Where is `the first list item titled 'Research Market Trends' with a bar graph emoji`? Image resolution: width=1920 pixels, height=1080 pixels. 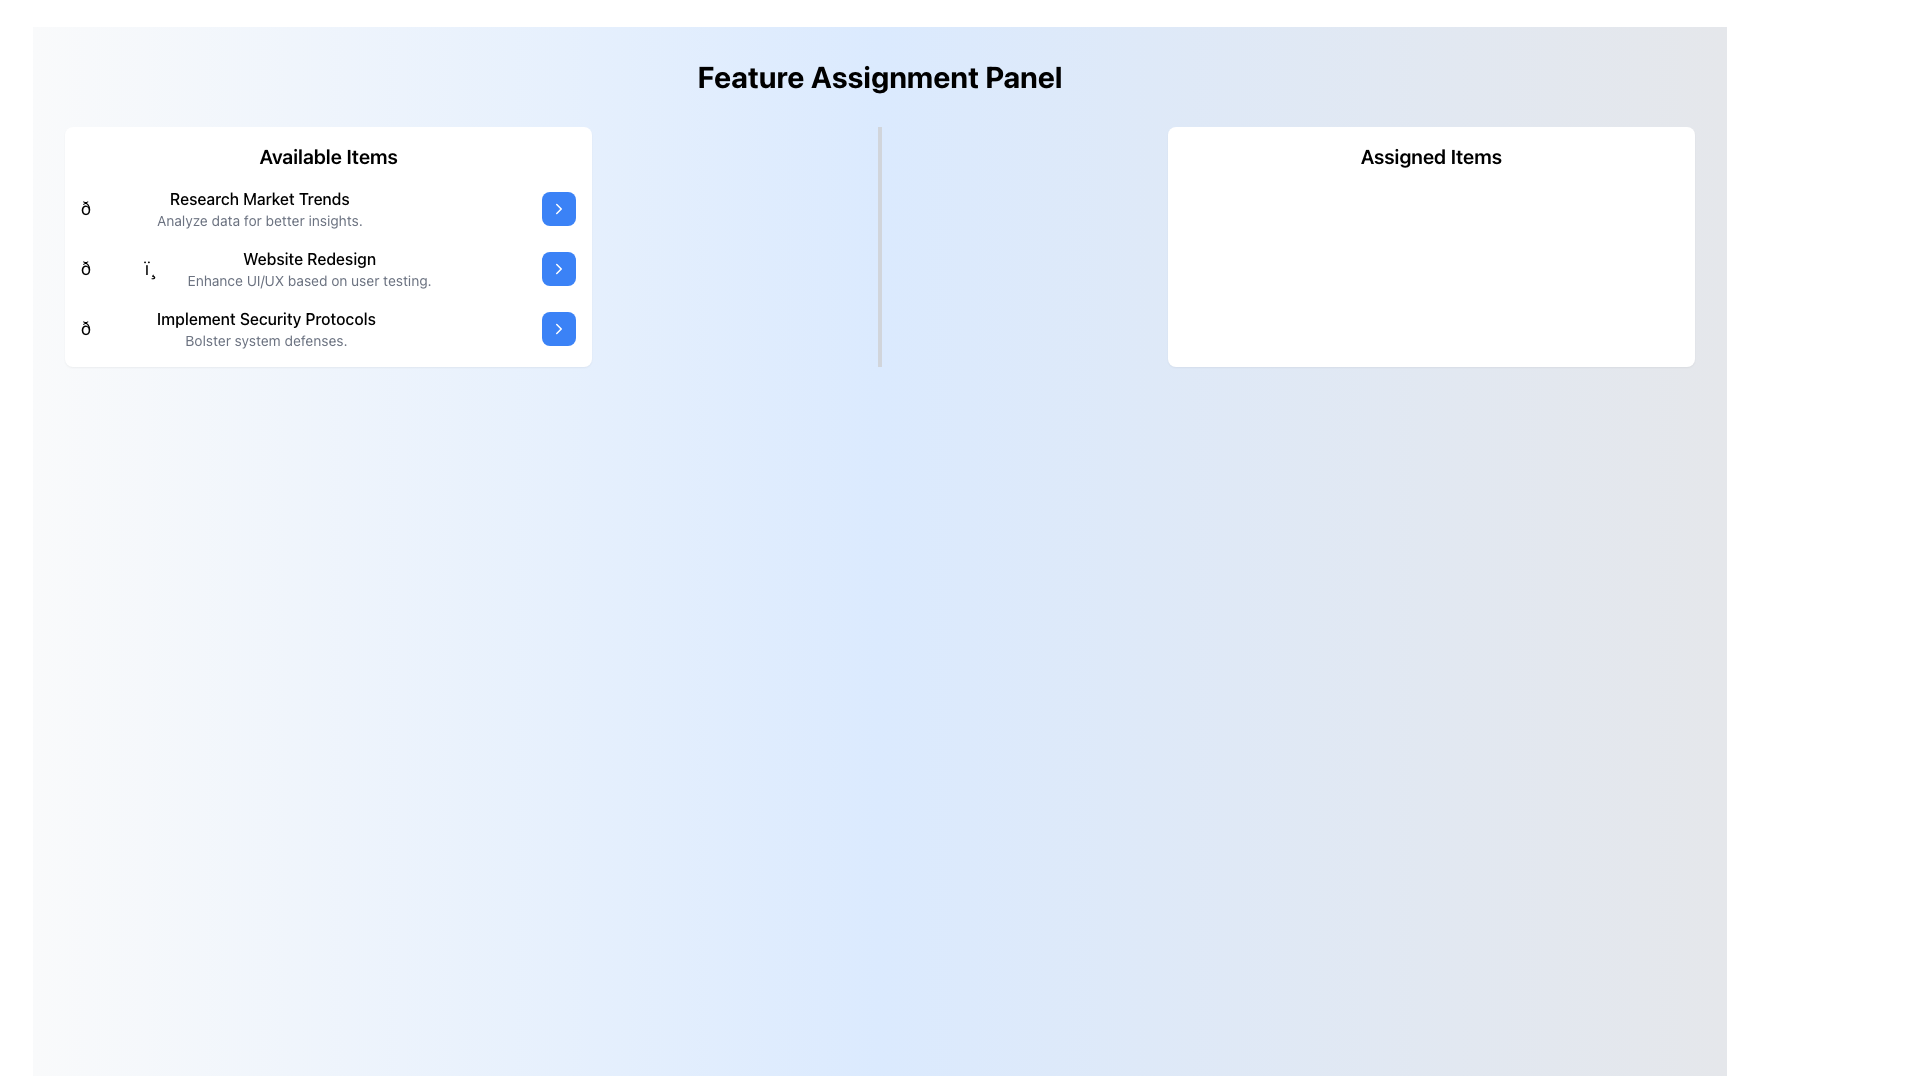 the first list item titled 'Research Market Trends' with a bar graph emoji is located at coordinates (221, 208).